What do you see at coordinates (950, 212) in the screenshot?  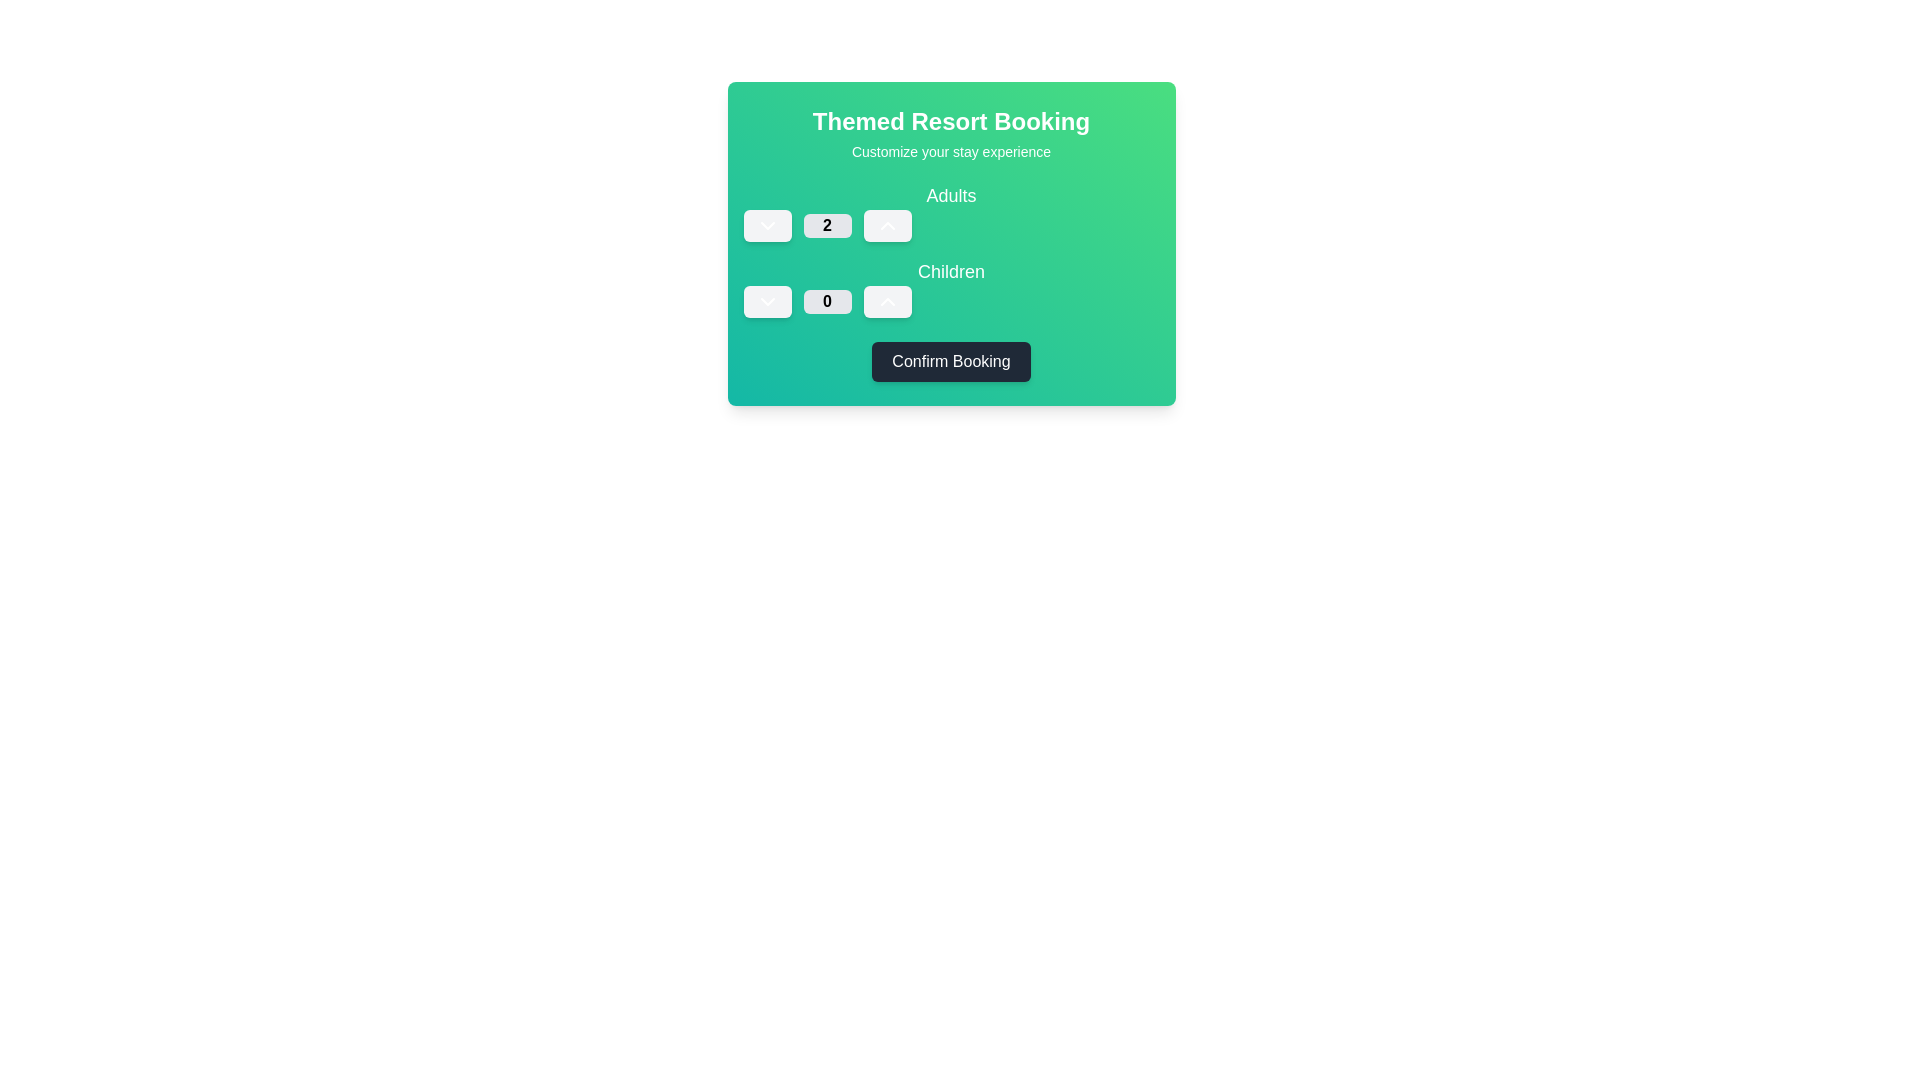 I see `the text label displaying 'Adults', which is centrally positioned above the controls for selecting the number of adults, styled with a larger font size and white color against a green background` at bounding box center [950, 212].